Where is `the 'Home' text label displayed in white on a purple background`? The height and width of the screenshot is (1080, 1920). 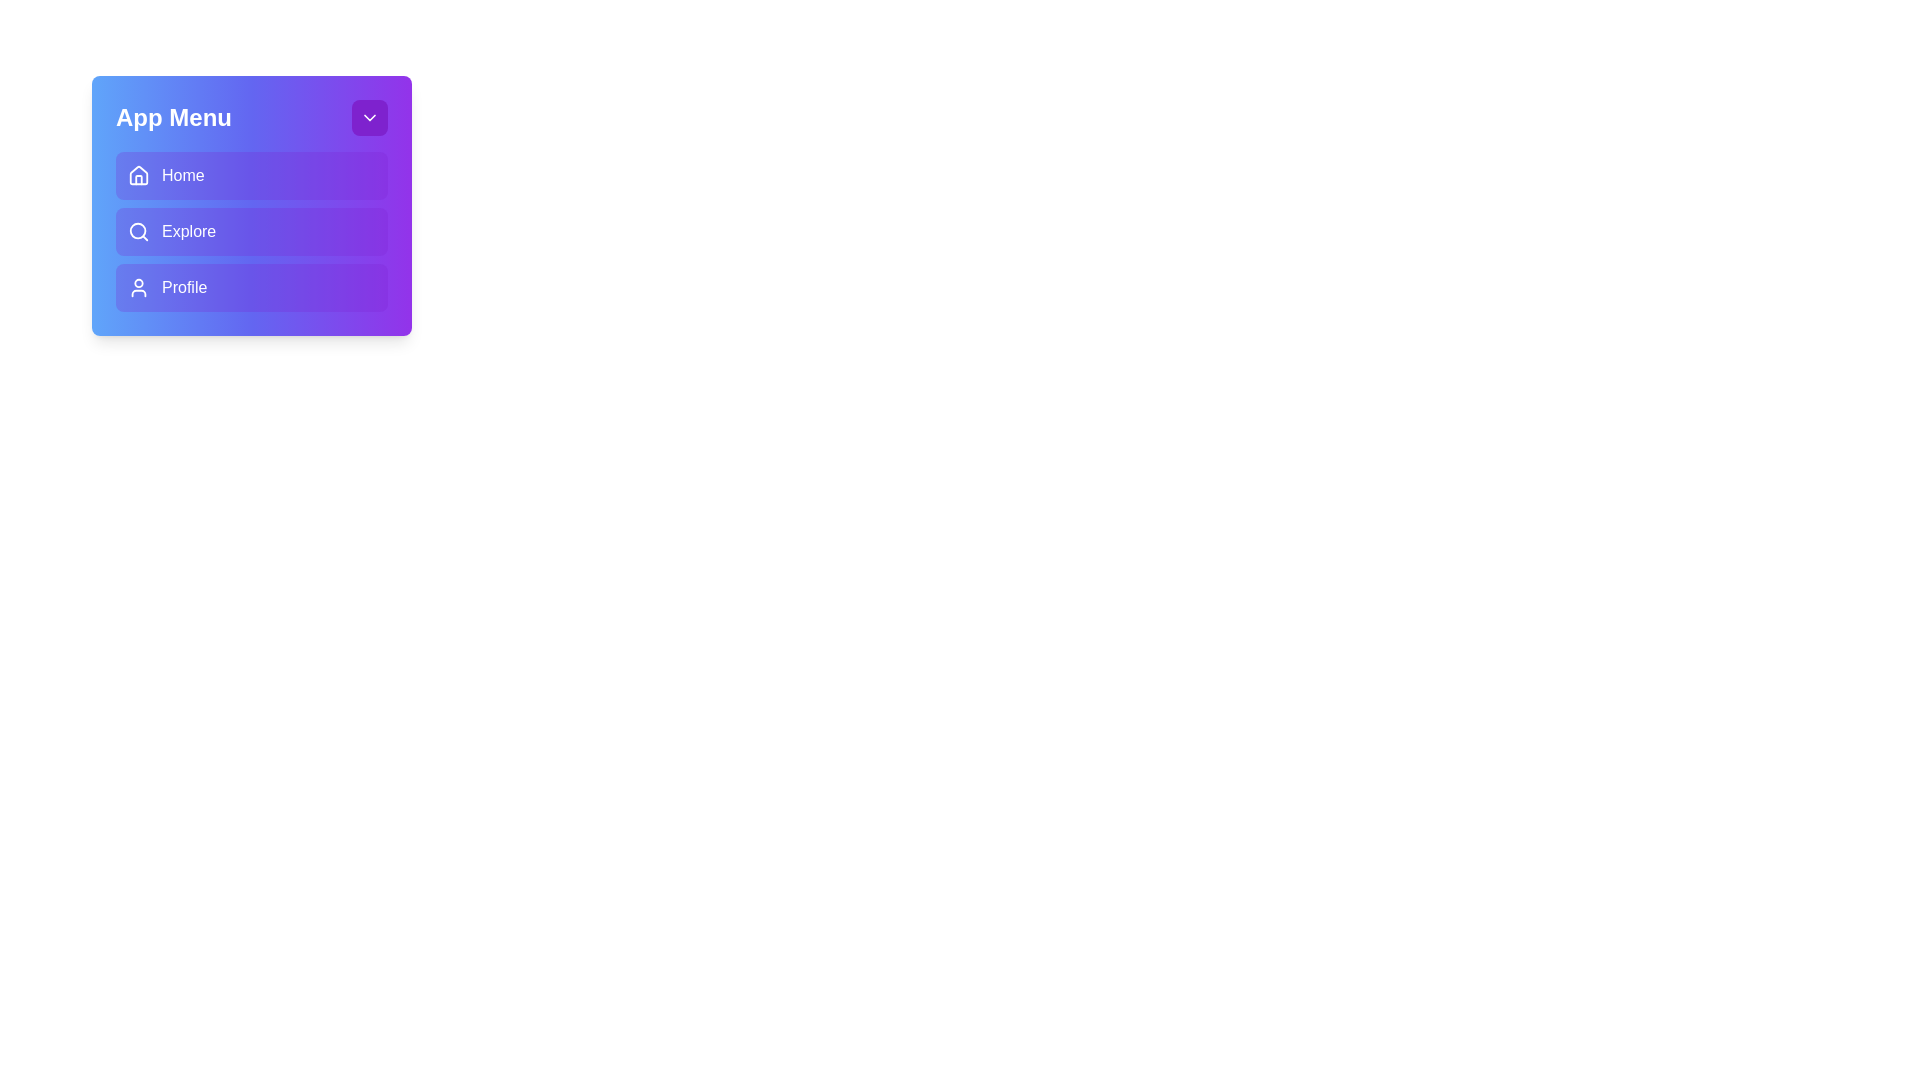
the 'Home' text label displayed in white on a purple background is located at coordinates (183, 175).